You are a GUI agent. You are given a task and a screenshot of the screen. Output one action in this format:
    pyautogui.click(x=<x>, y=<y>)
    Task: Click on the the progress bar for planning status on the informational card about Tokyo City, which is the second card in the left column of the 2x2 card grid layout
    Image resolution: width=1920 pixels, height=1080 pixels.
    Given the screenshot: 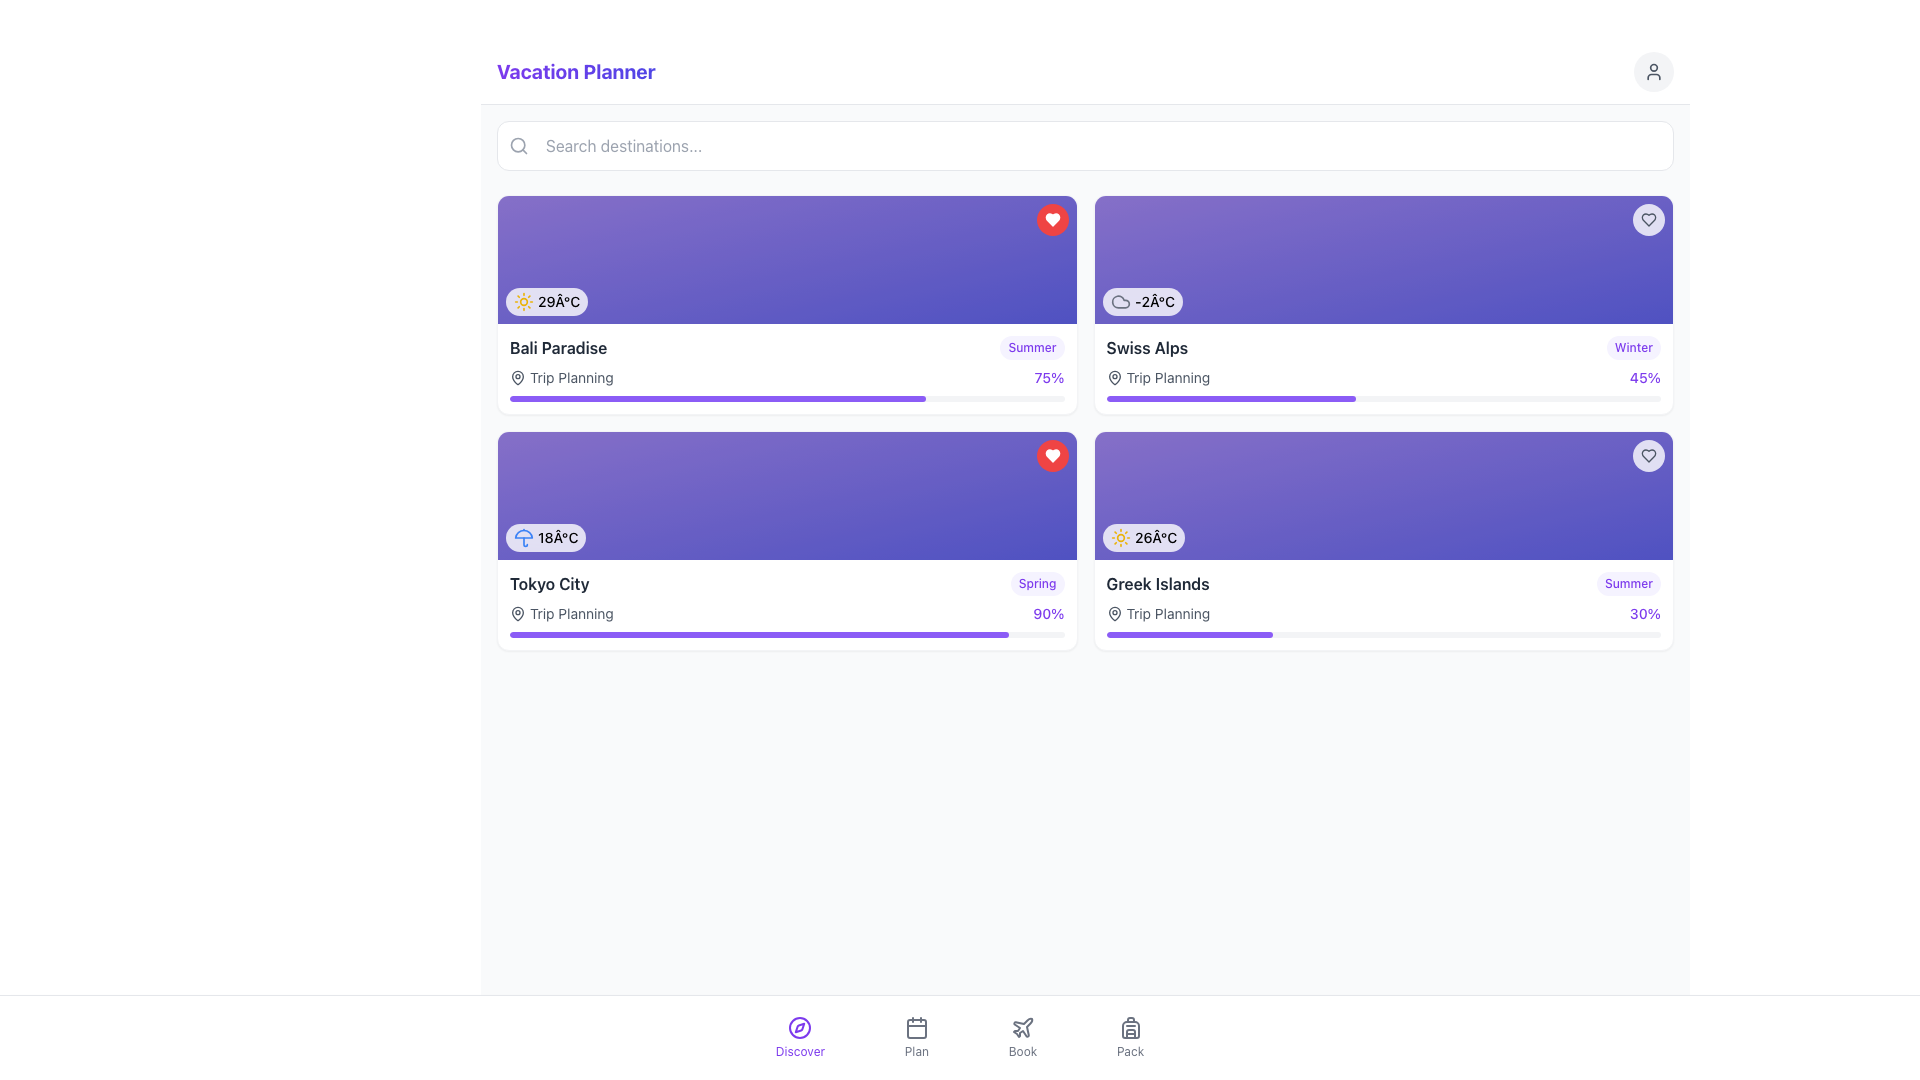 What is the action you would take?
    pyautogui.click(x=786, y=540)
    